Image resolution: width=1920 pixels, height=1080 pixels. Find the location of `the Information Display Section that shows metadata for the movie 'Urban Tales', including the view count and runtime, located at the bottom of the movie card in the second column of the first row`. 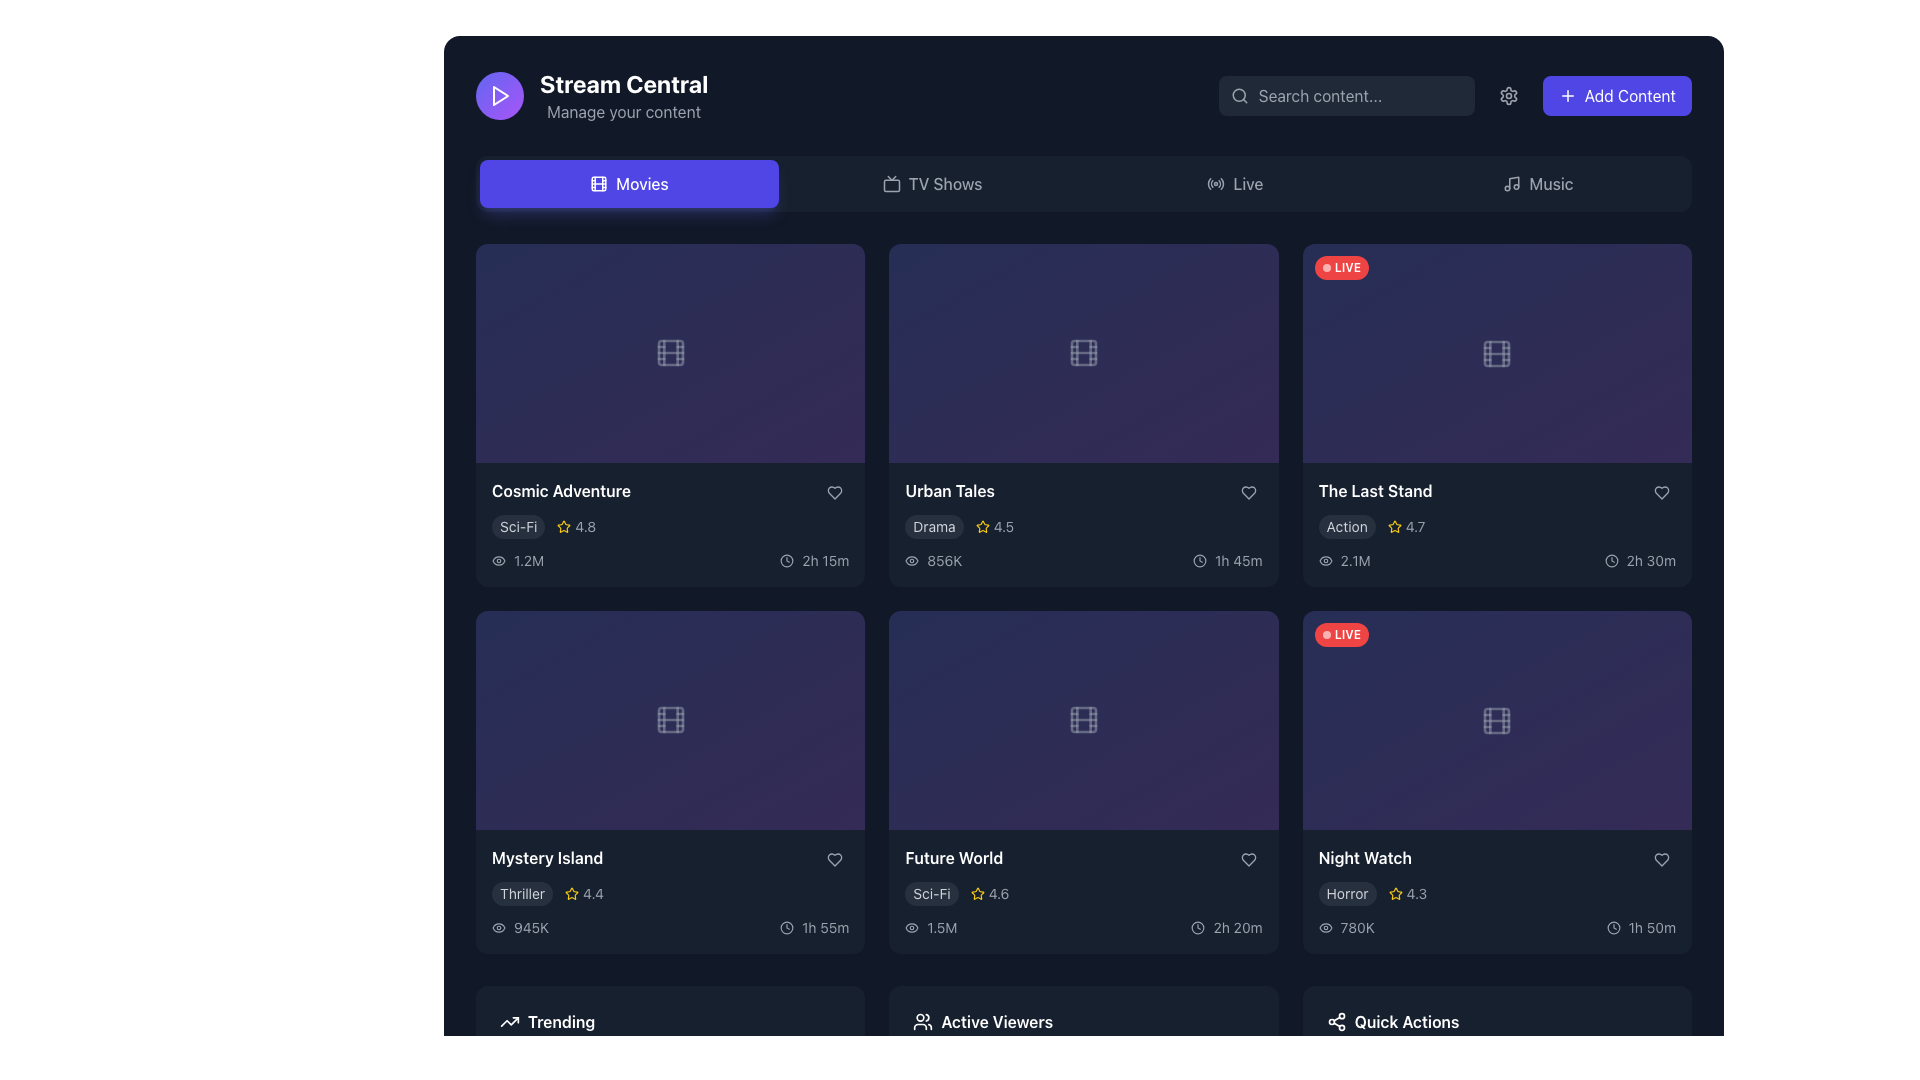

the Information Display Section that shows metadata for the movie 'Urban Tales', including the view count and runtime, located at the bottom of the movie card in the second column of the first row is located at coordinates (1083, 560).